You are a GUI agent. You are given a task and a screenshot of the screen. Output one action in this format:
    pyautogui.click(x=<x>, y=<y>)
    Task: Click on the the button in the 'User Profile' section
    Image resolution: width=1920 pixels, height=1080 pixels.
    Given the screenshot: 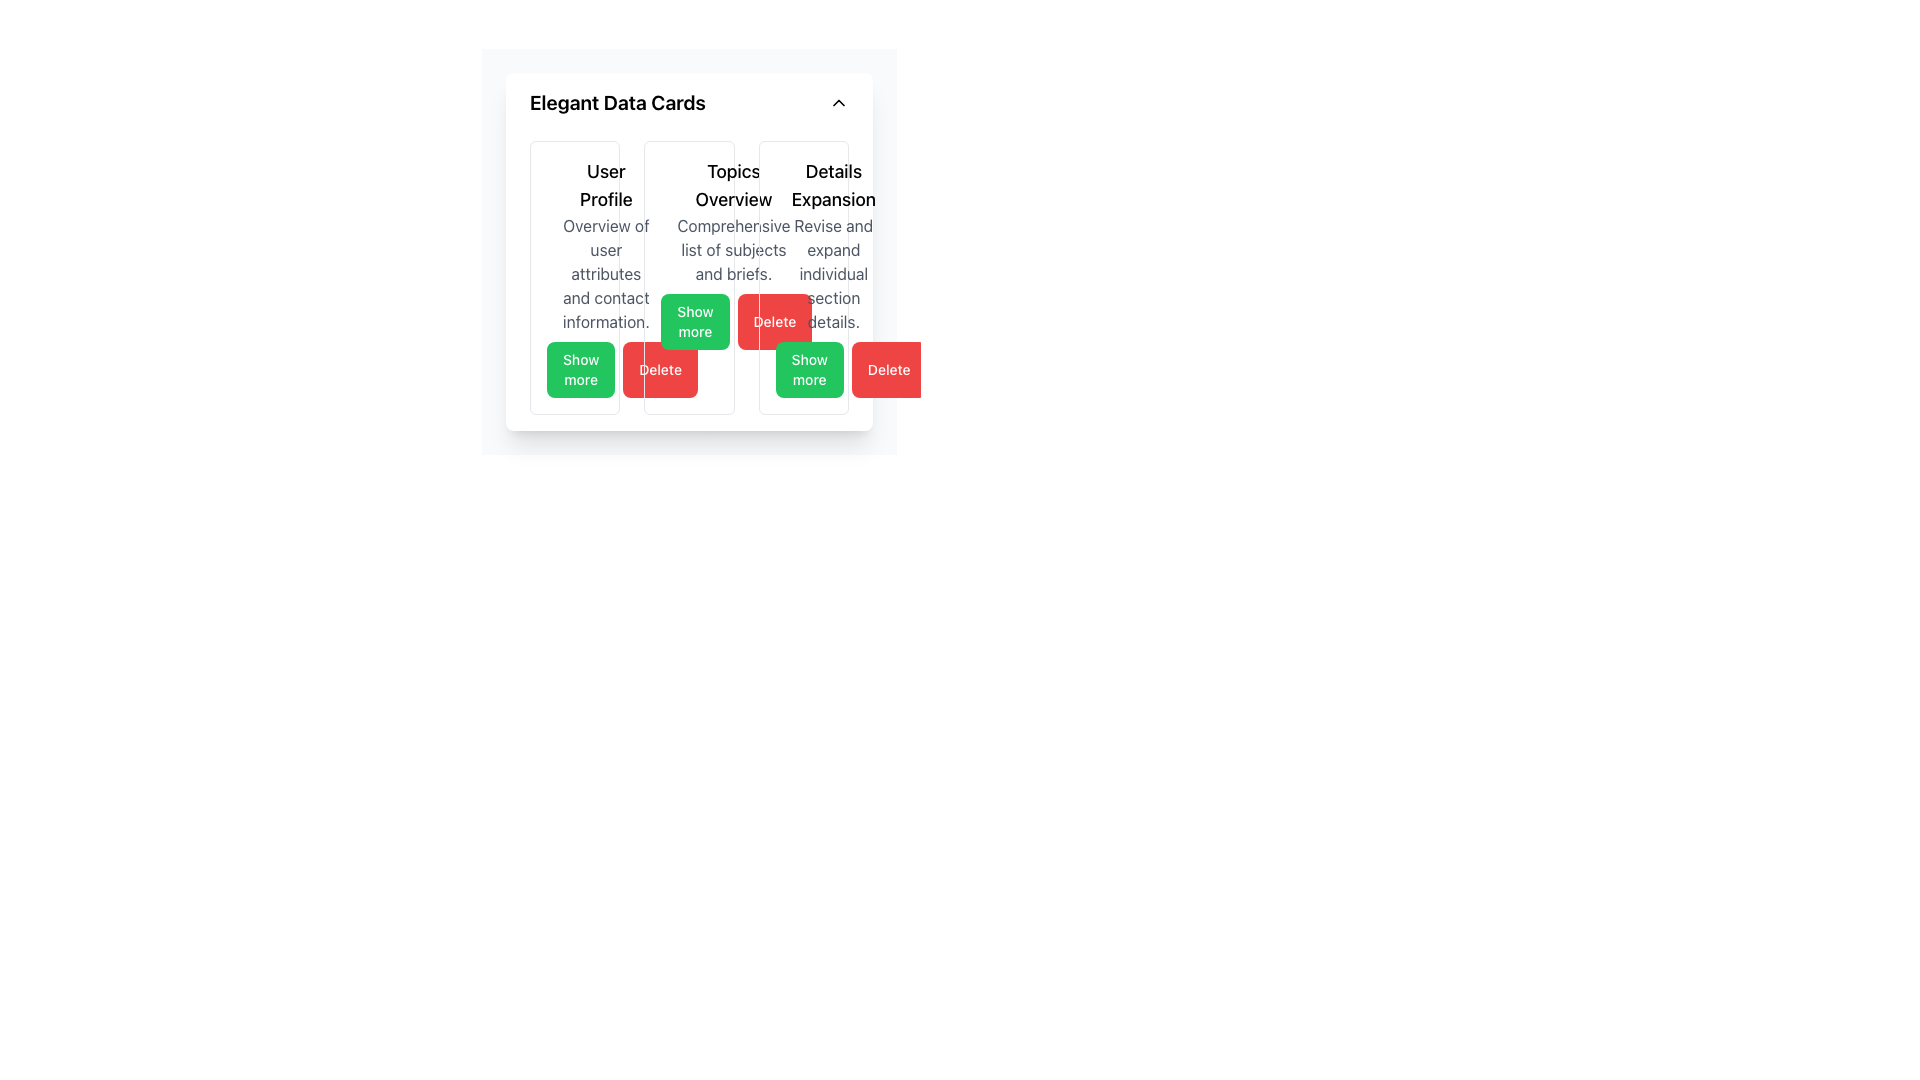 What is the action you would take?
    pyautogui.click(x=574, y=370)
    